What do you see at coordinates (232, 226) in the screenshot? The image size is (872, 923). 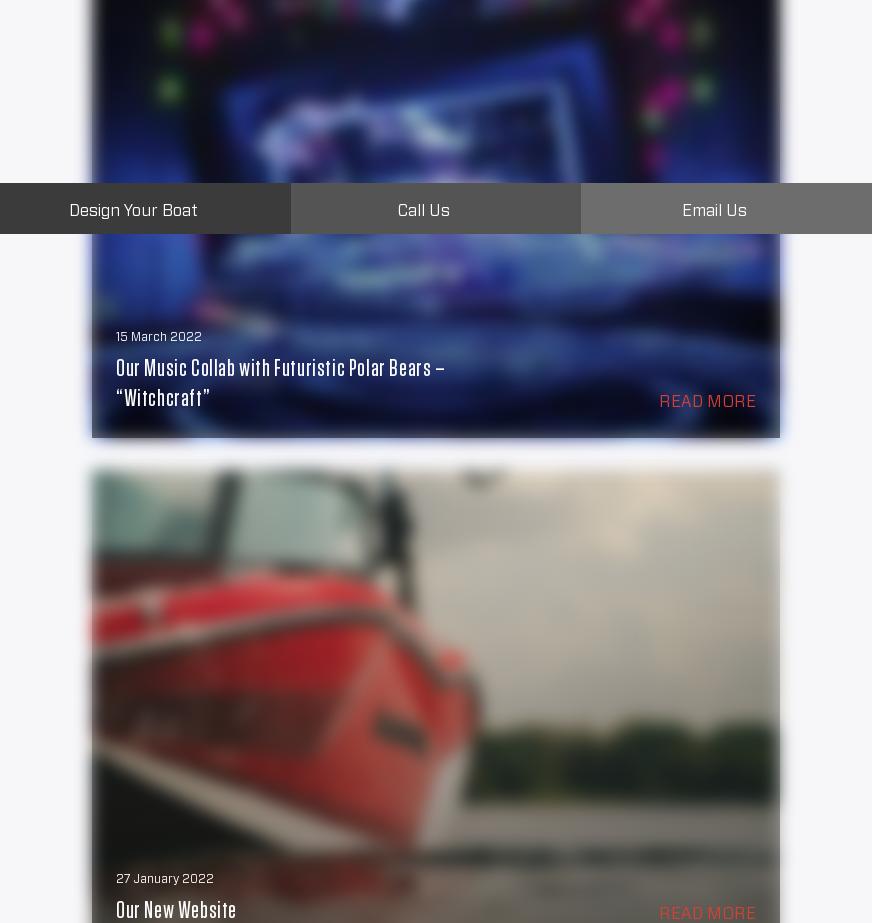 I see `'Accept & Close'` at bounding box center [232, 226].